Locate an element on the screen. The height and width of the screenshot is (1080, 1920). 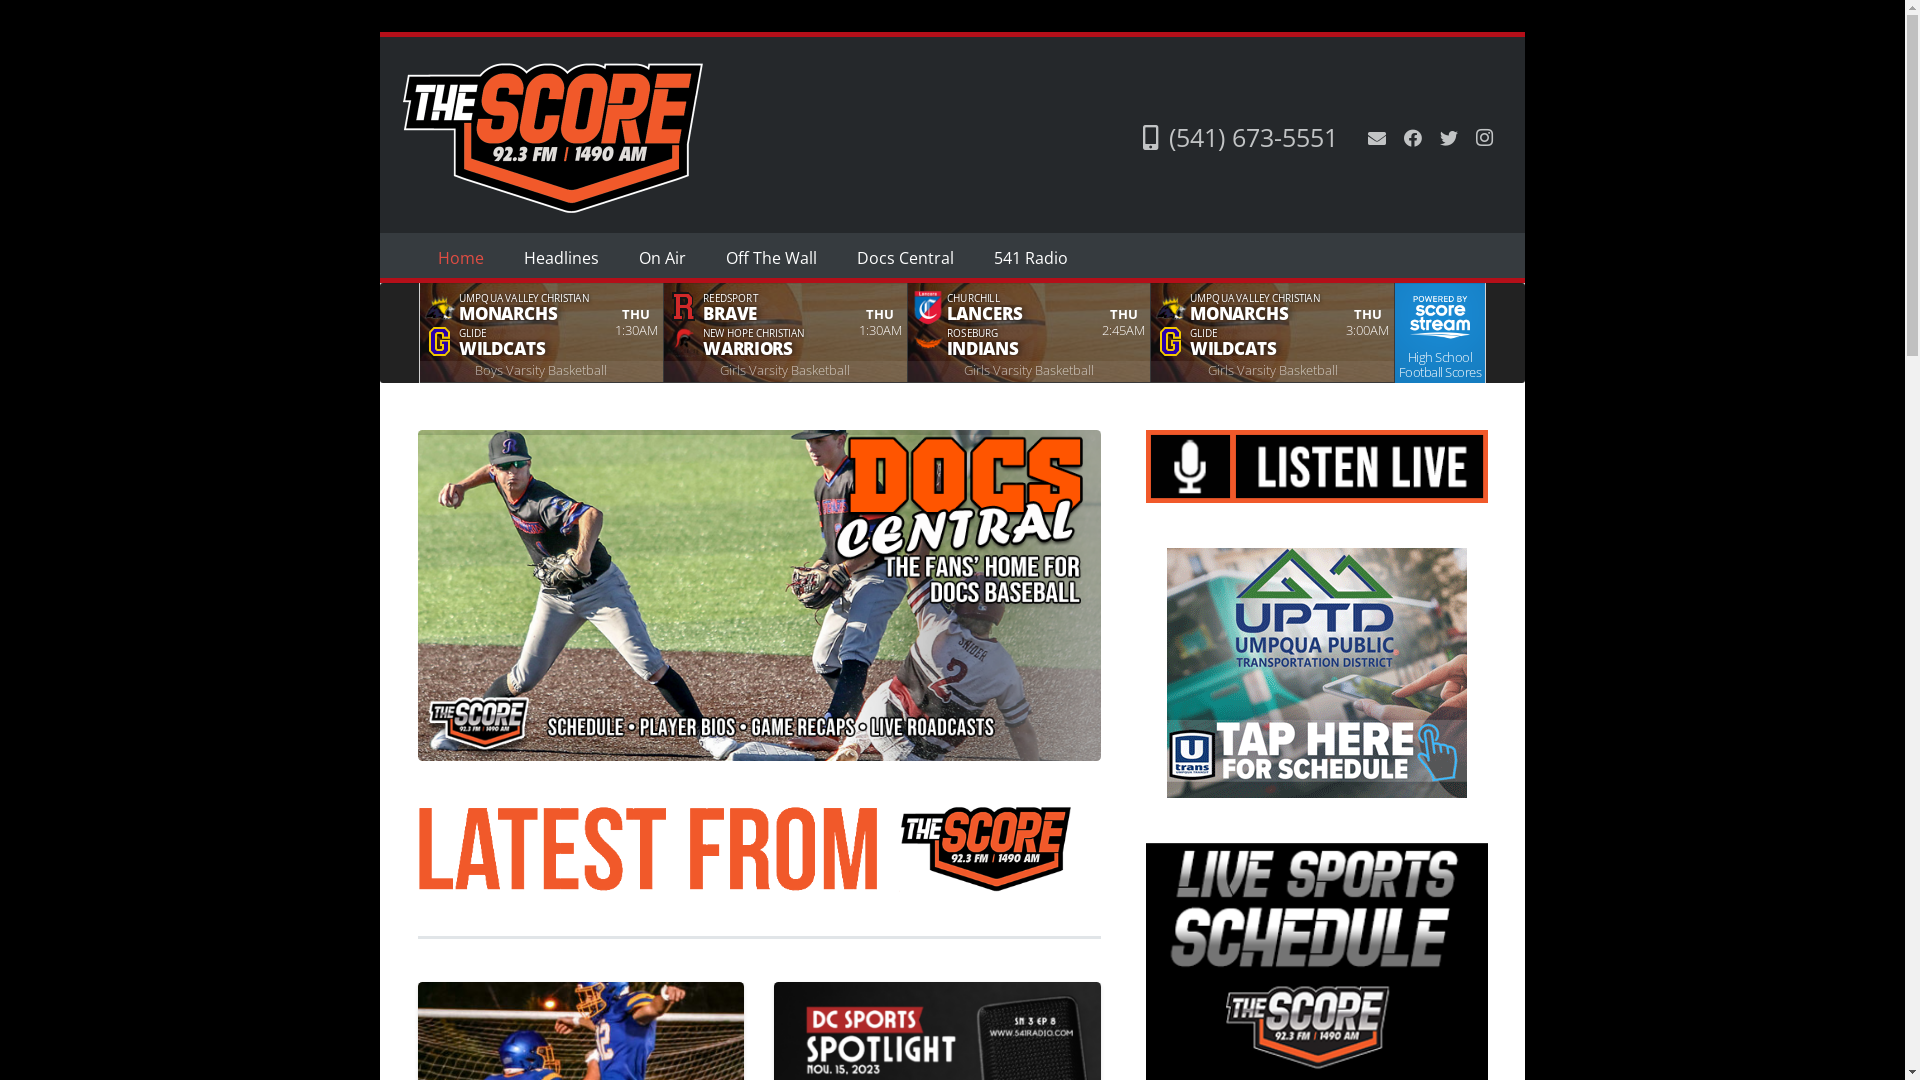
'Headlines' is located at coordinates (560, 257).